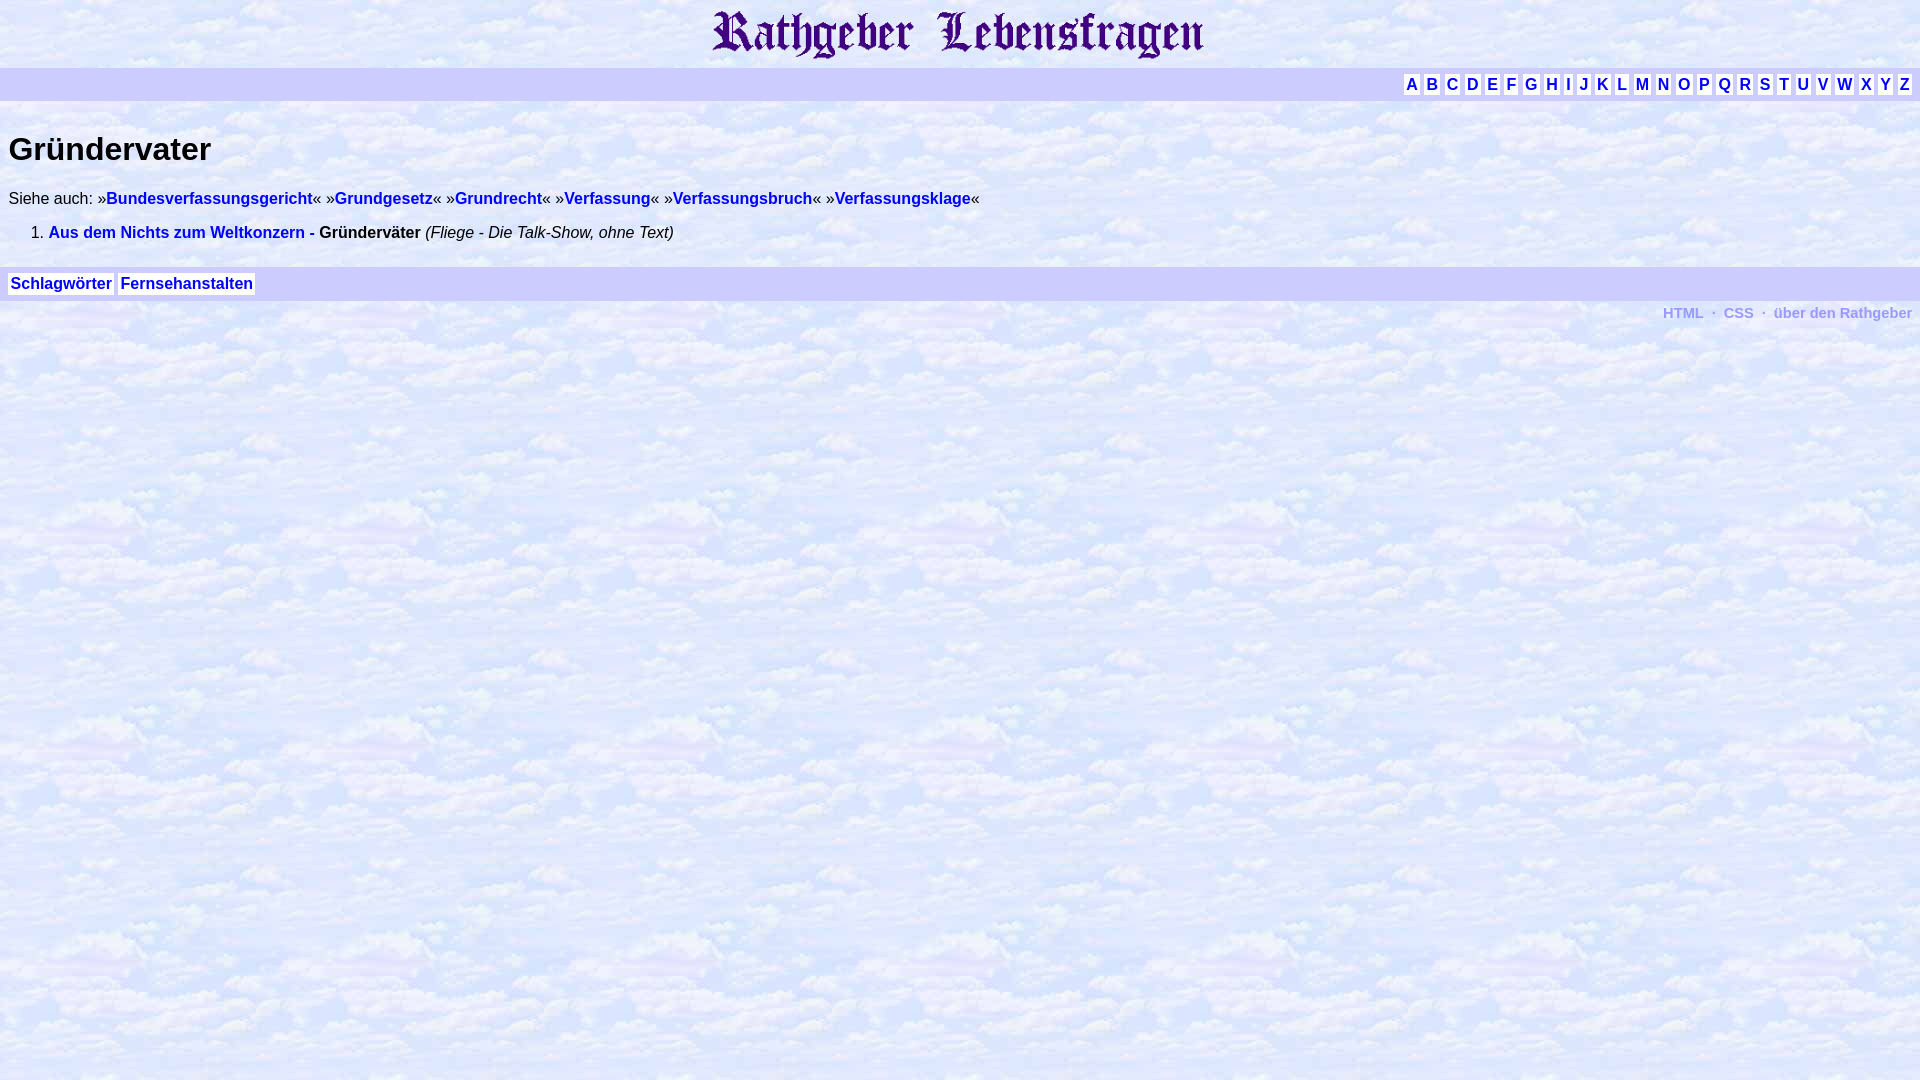  What do you see at coordinates (117, 283) in the screenshot?
I see `'Fernsehanstalten'` at bounding box center [117, 283].